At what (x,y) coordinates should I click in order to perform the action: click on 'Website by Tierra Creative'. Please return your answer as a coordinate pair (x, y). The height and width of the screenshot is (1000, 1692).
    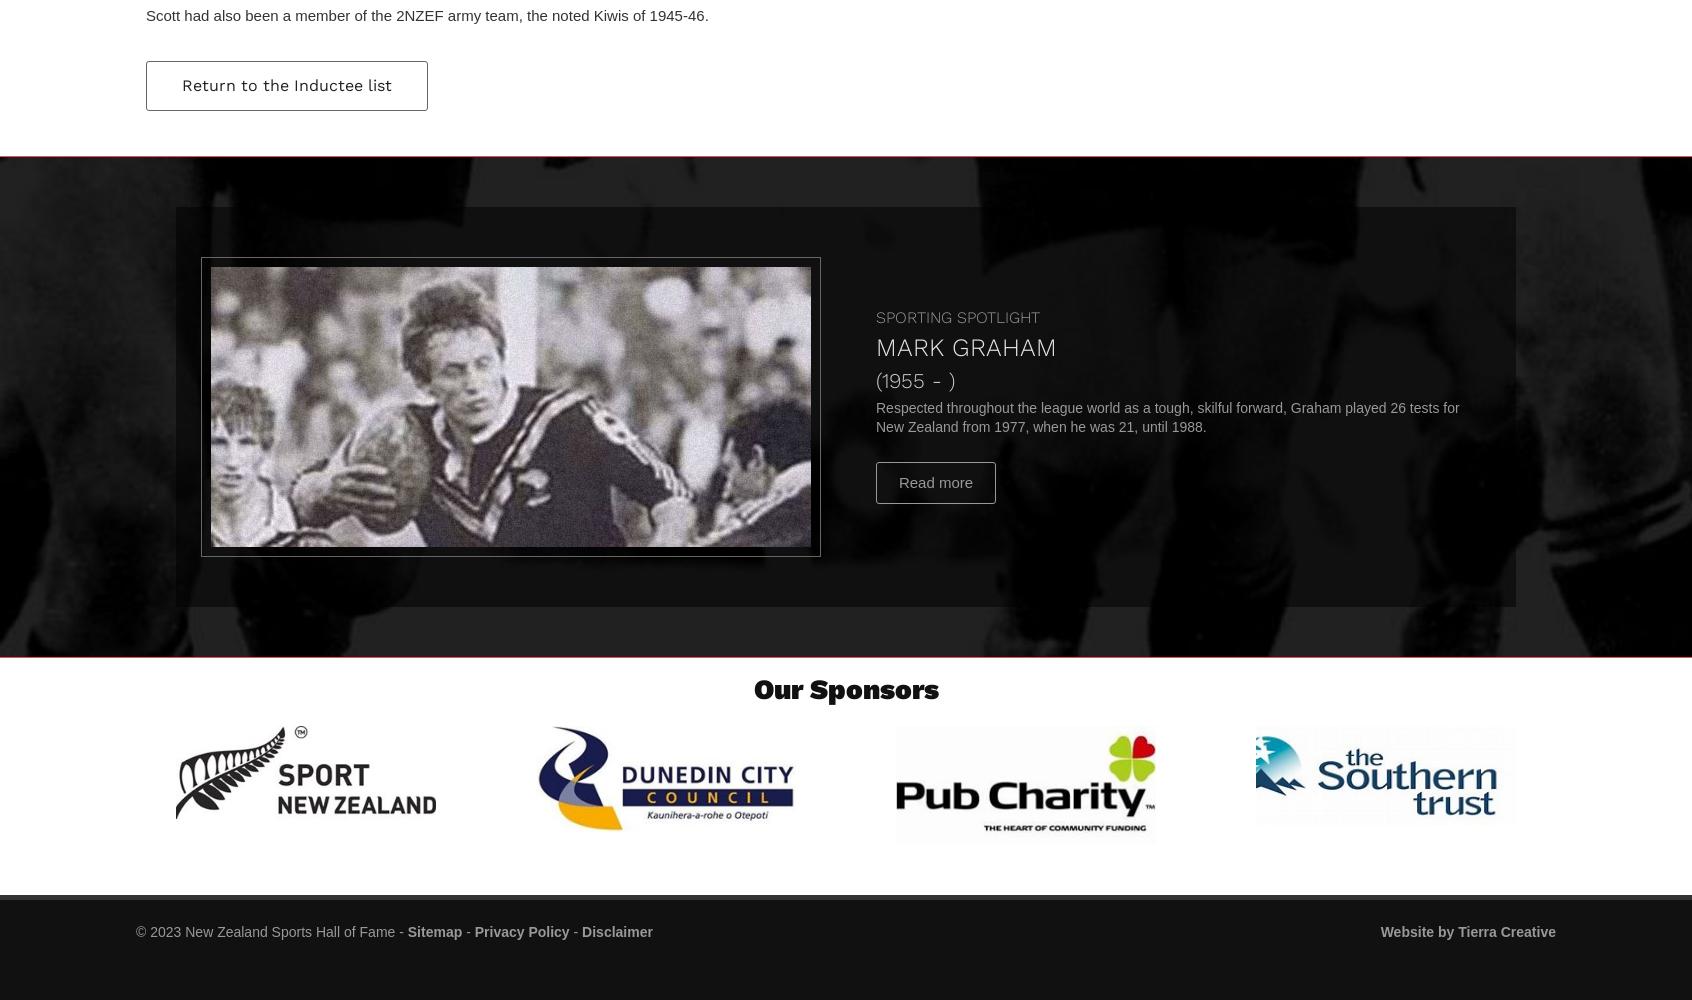
    Looking at the image, I should click on (1379, 931).